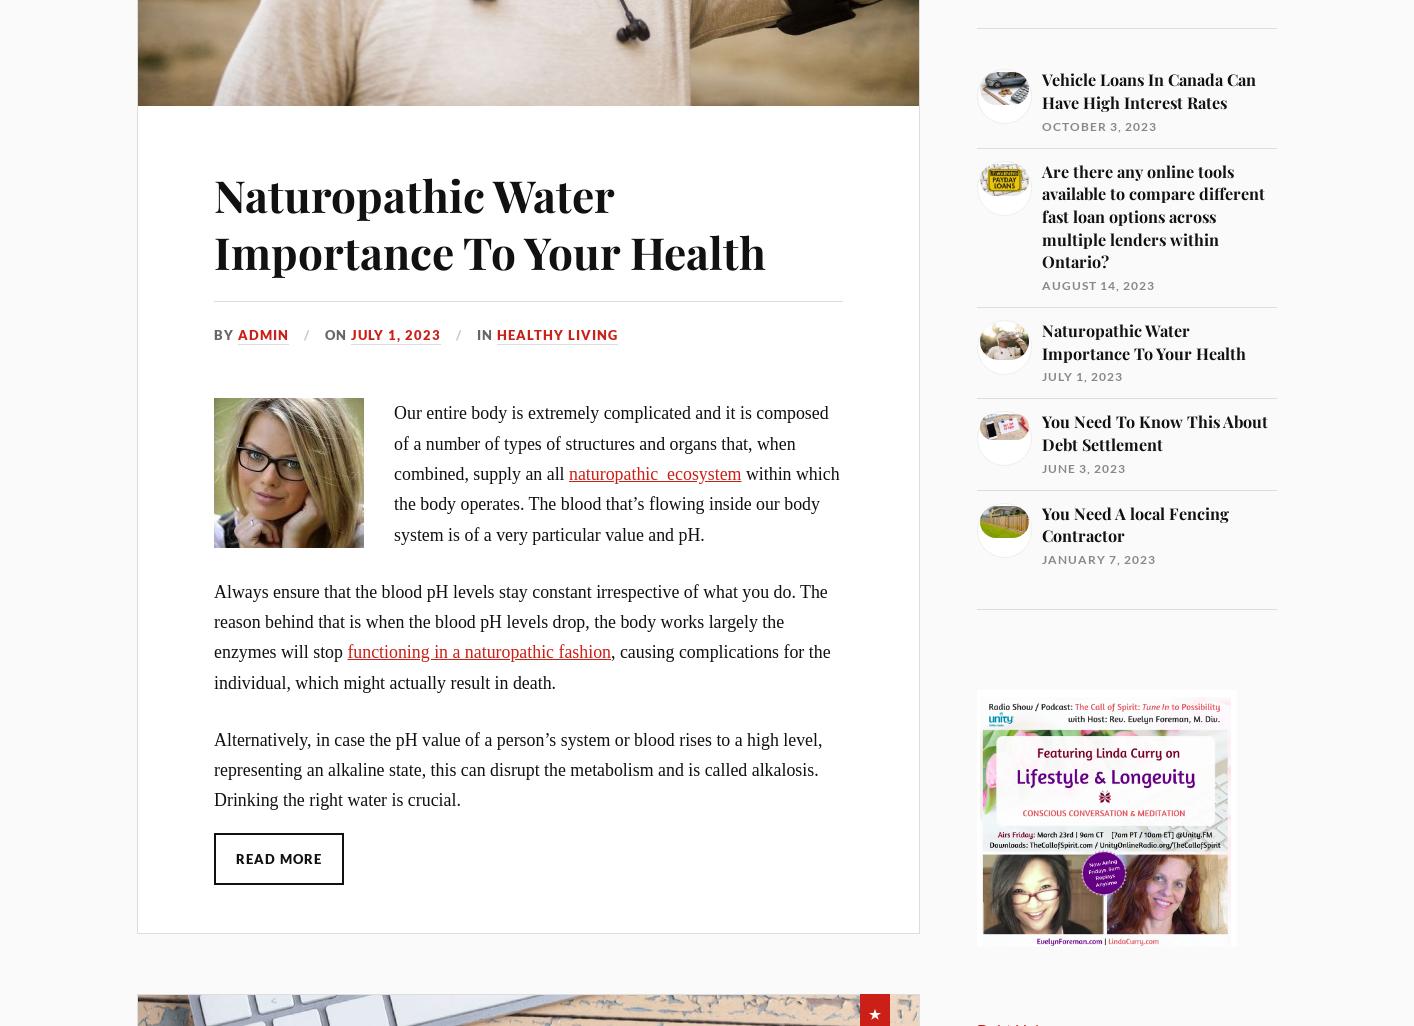 The width and height of the screenshot is (1414, 1026). What do you see at coordinates (1148, 89) in the screenshot?
I see `'Vehicle Loans In Canada Can Have High Interest Rates'` at bounding box center [1148, 89].